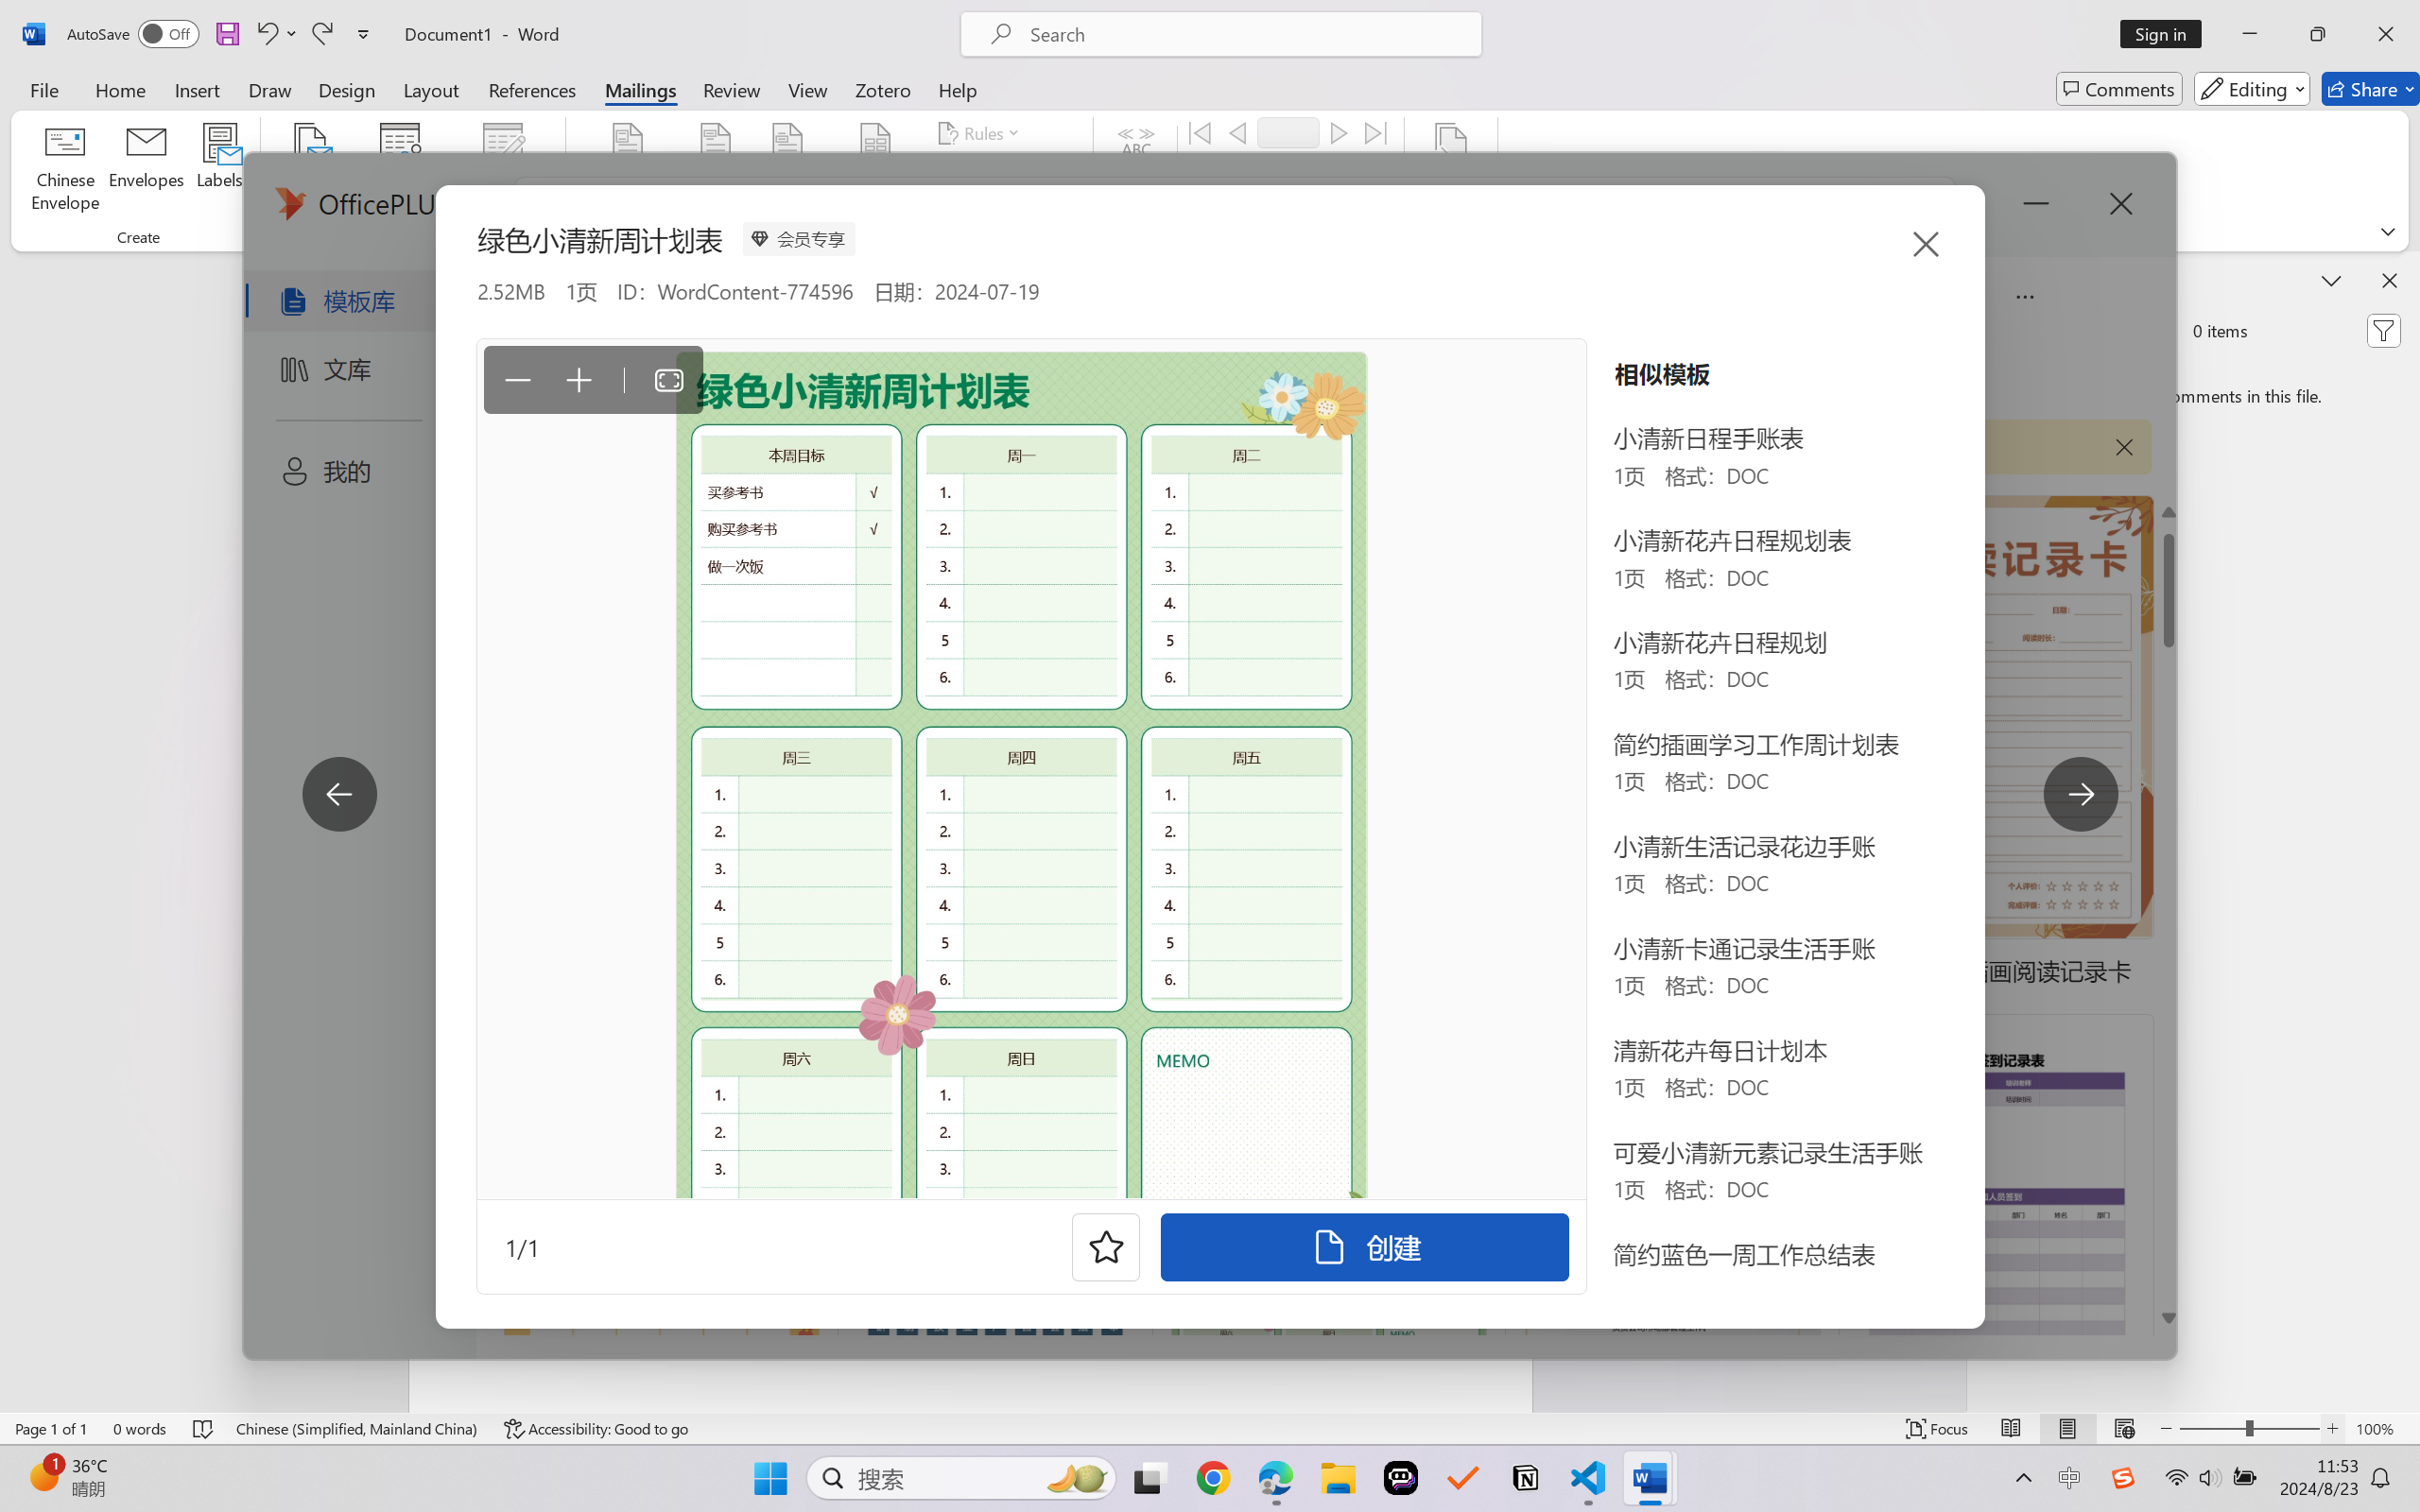 Image resolution: width=2420 pixels, height=1512 pixels. What do you see at coordinates (2168, 33) in the screenshot?
I see `'Sign in'` at bounding box center [2168, 33].